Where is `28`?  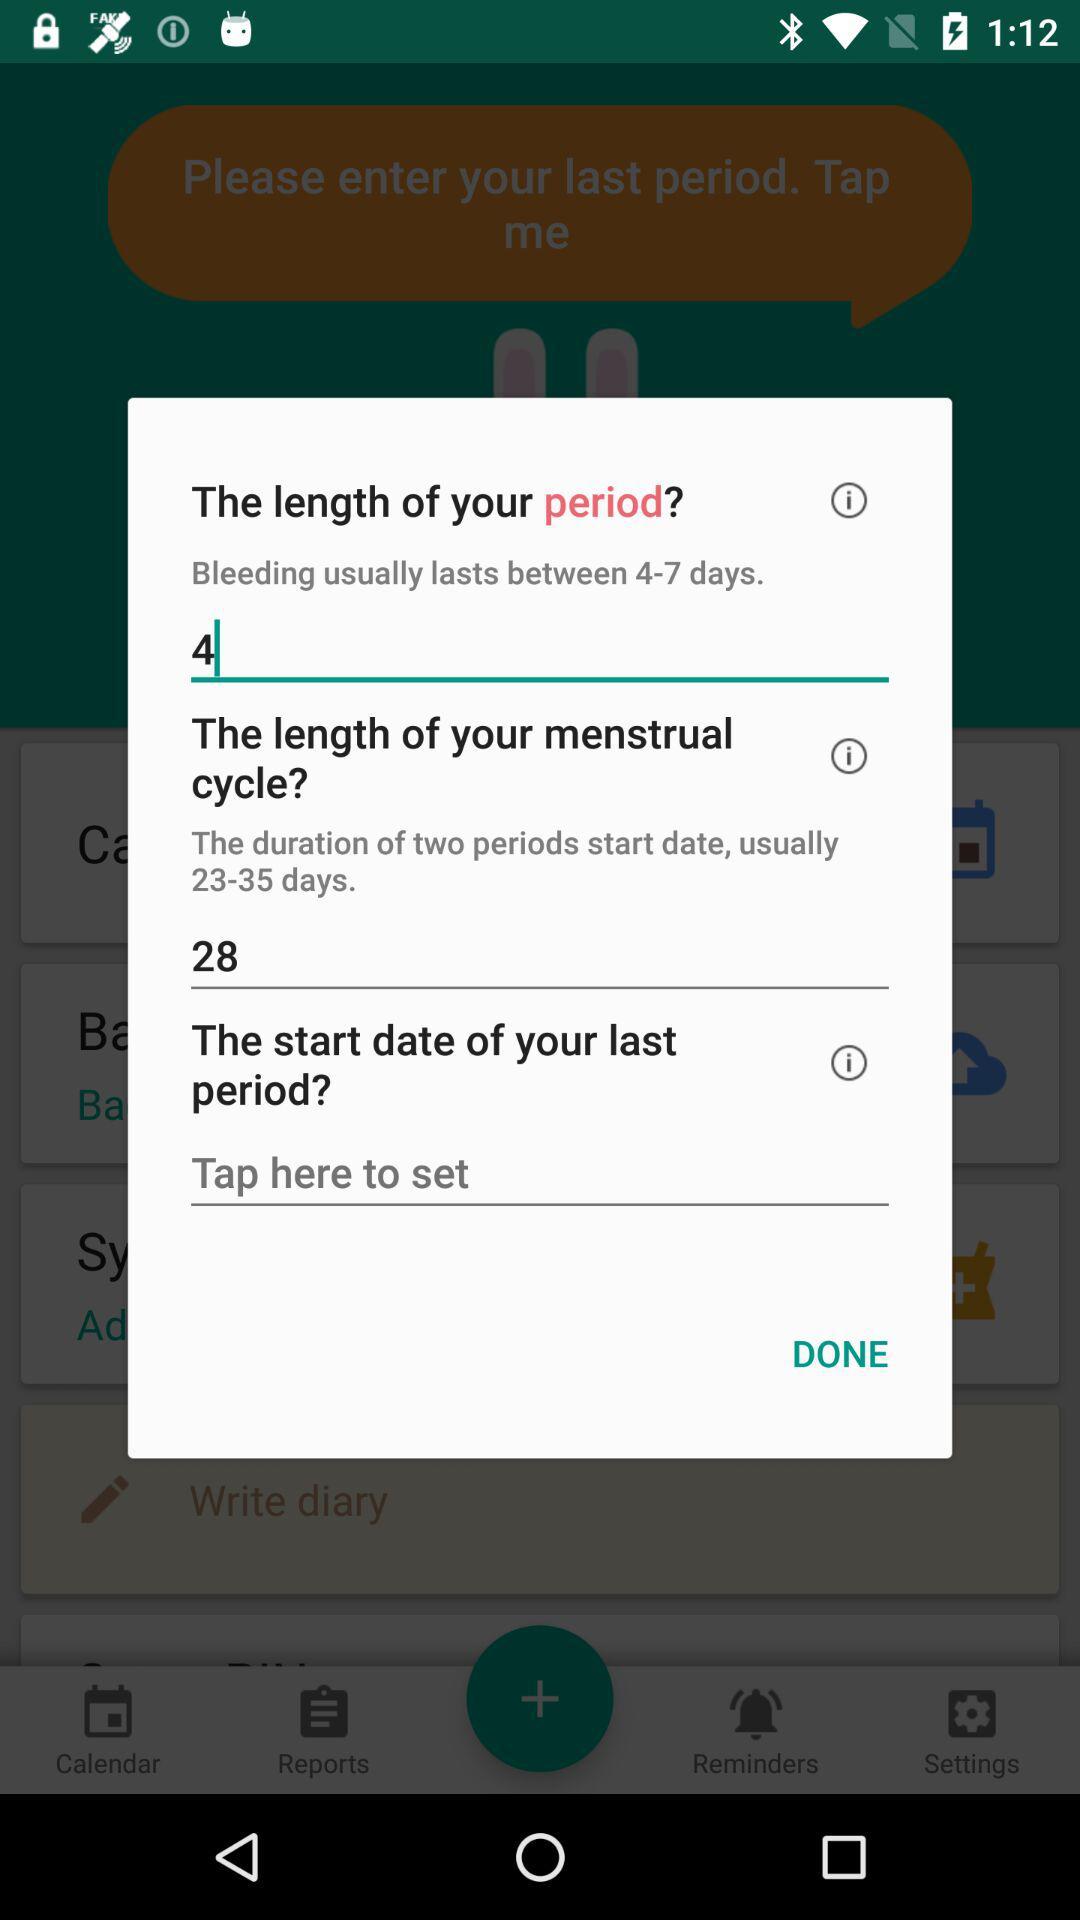 28 is located at coordinates (540, 956).